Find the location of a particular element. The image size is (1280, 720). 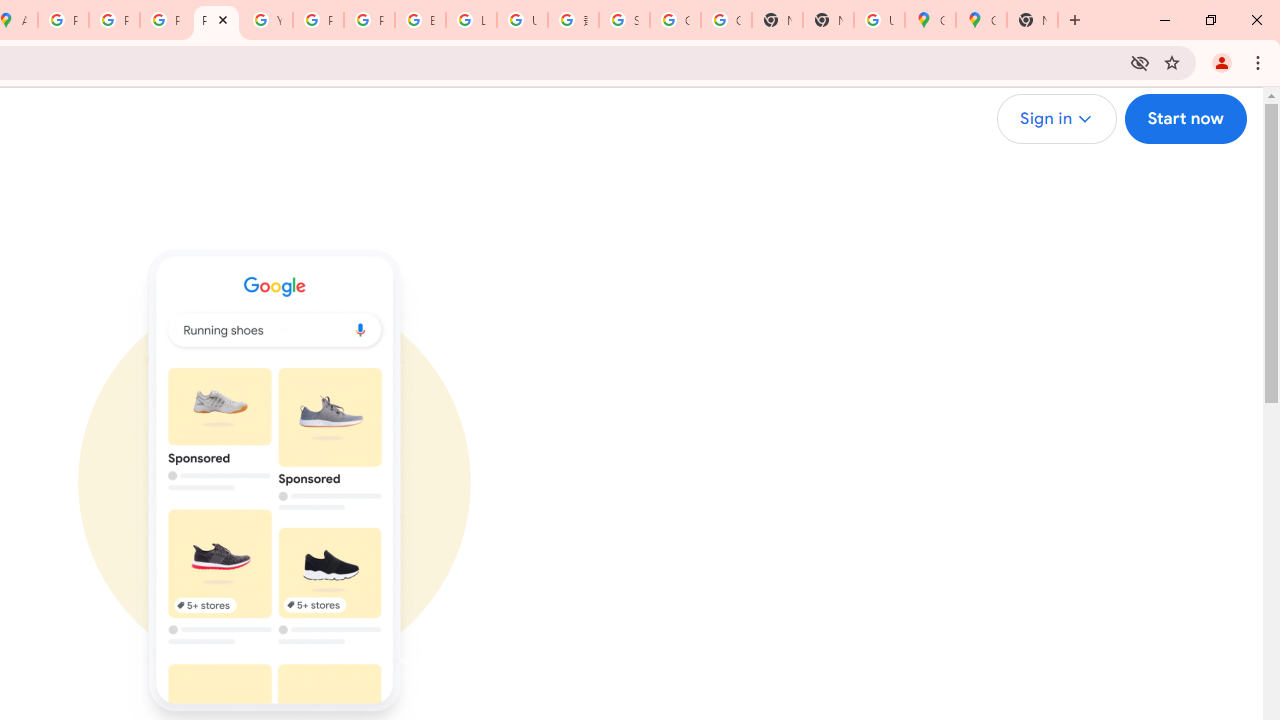

'Policy Accountability and Transparency - Transparency Center' is located at coordinates (64, 20).